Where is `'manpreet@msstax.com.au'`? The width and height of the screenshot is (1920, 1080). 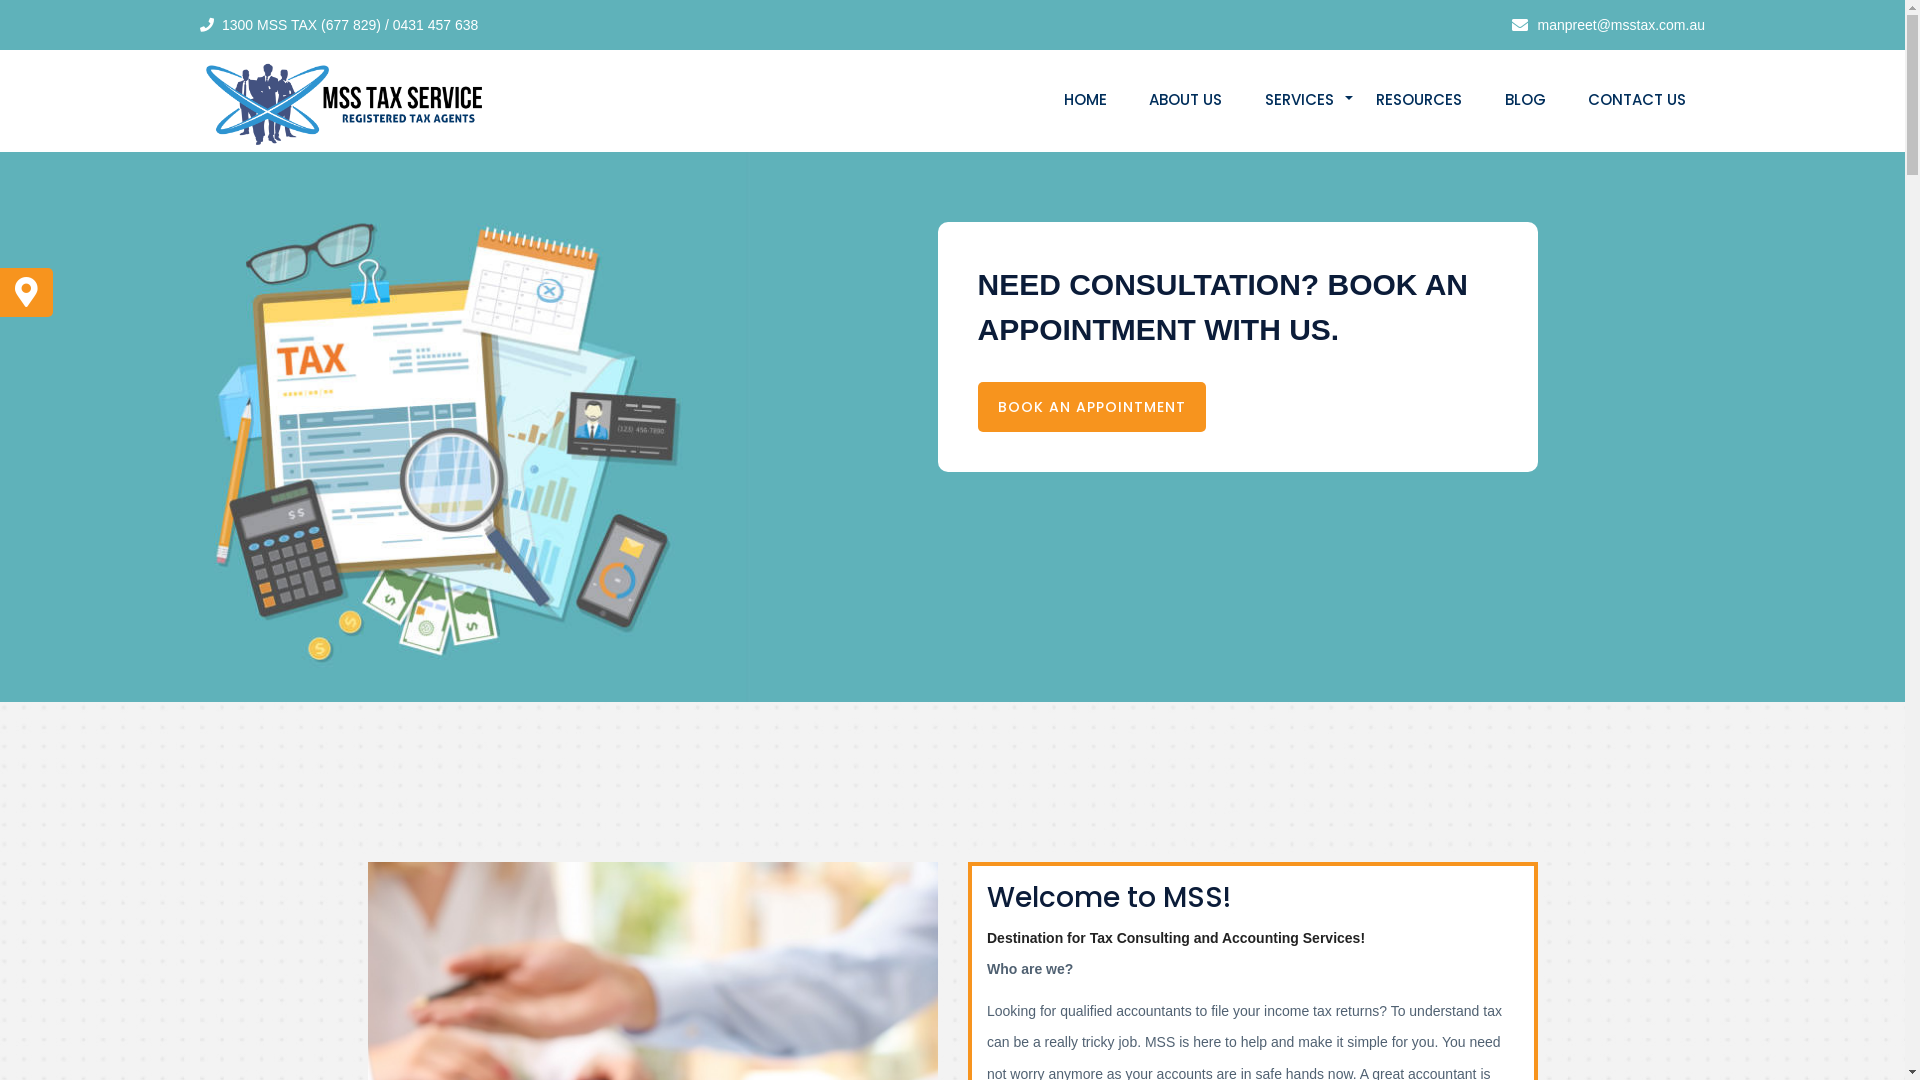 'manpreet@msstax.com.au' is located at coordinates (1526, 24).